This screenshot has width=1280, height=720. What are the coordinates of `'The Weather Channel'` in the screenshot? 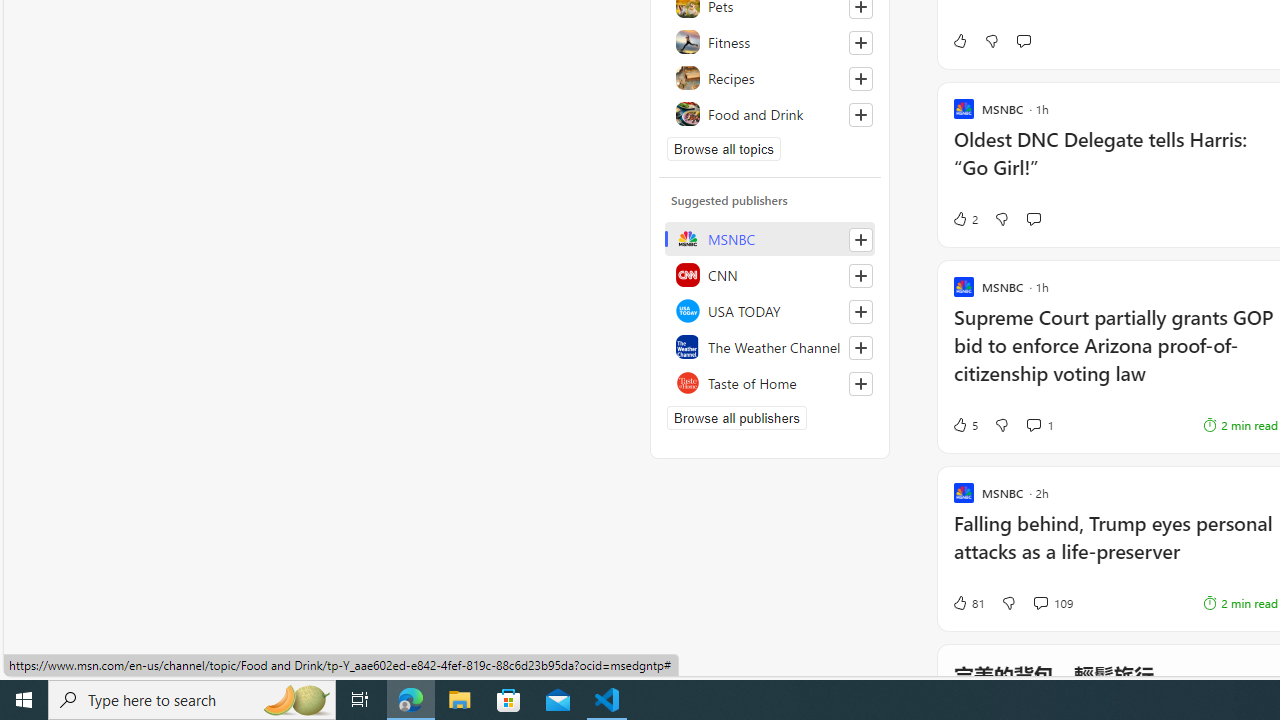 It's located at (769, 346).